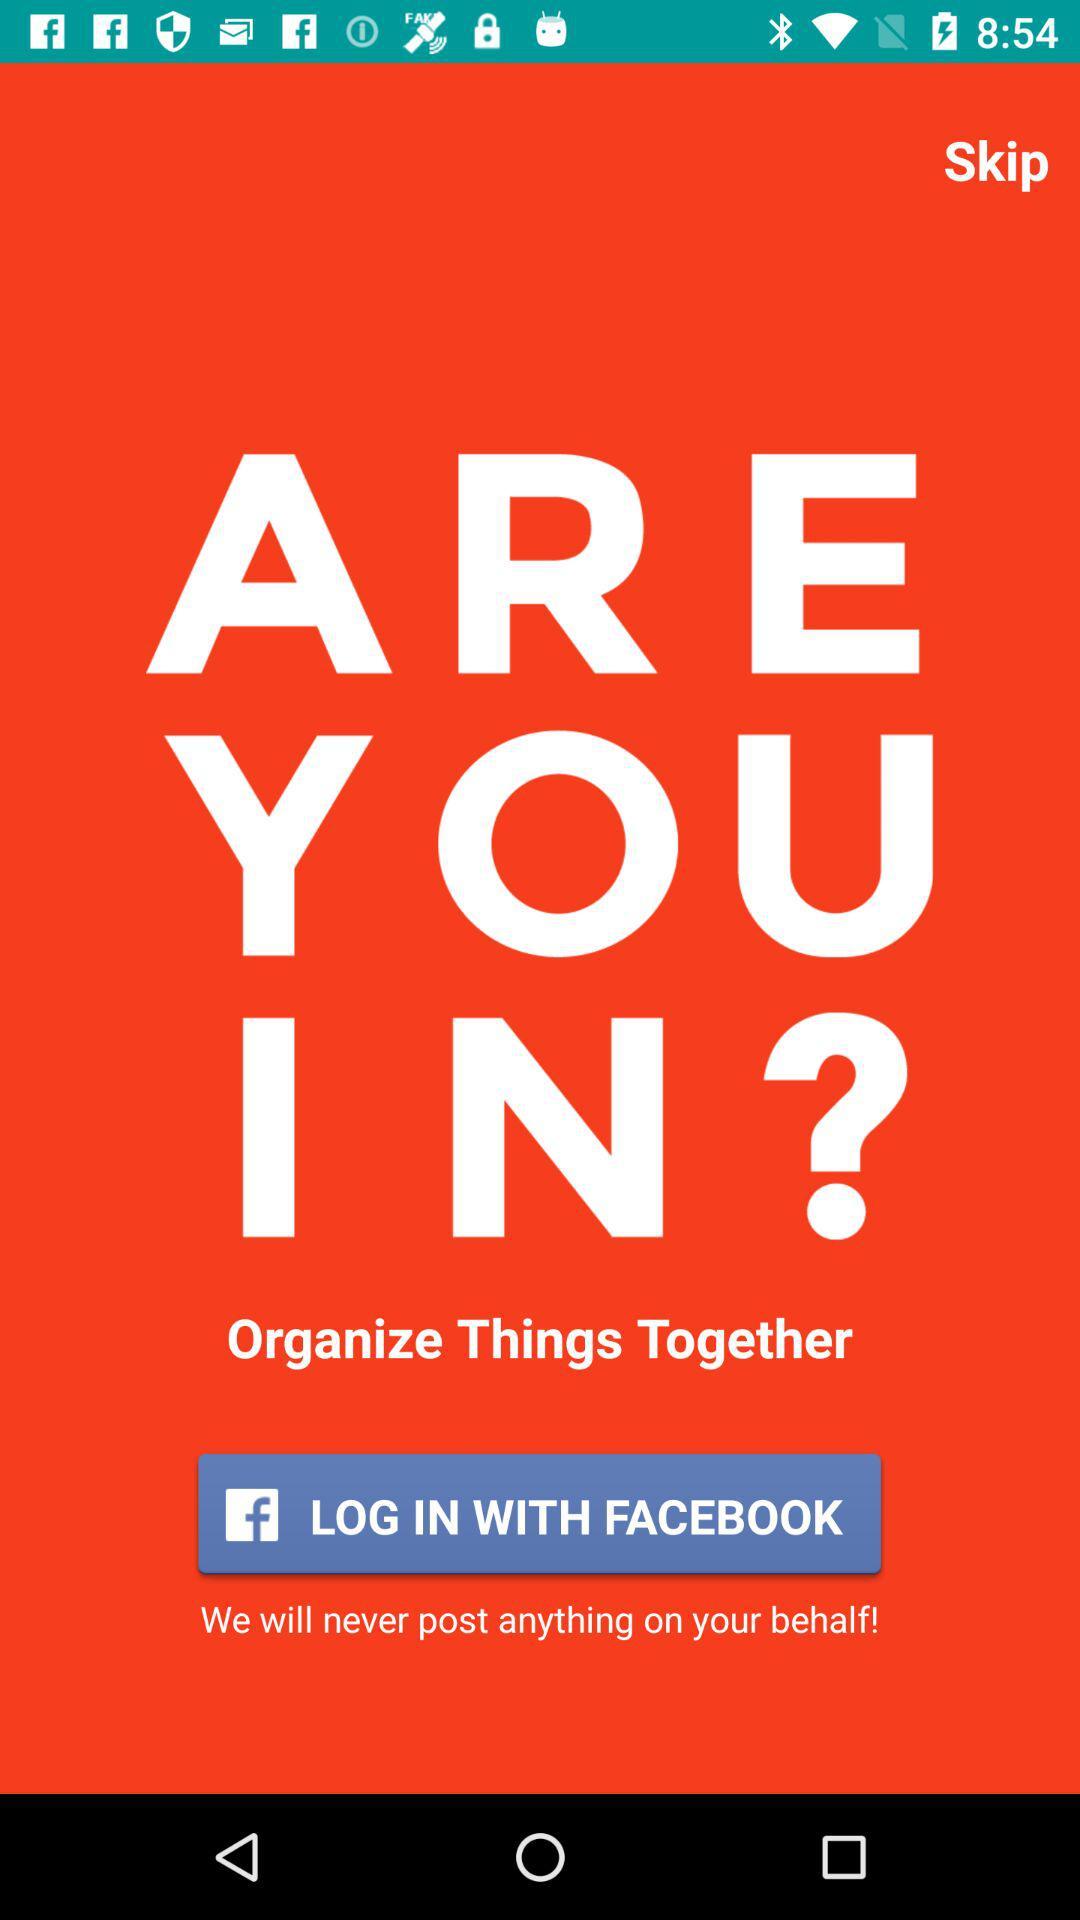 The width and height of the screenshot is (1080, 1920). I want to click on the item at the top right corner, so click(996, 158).